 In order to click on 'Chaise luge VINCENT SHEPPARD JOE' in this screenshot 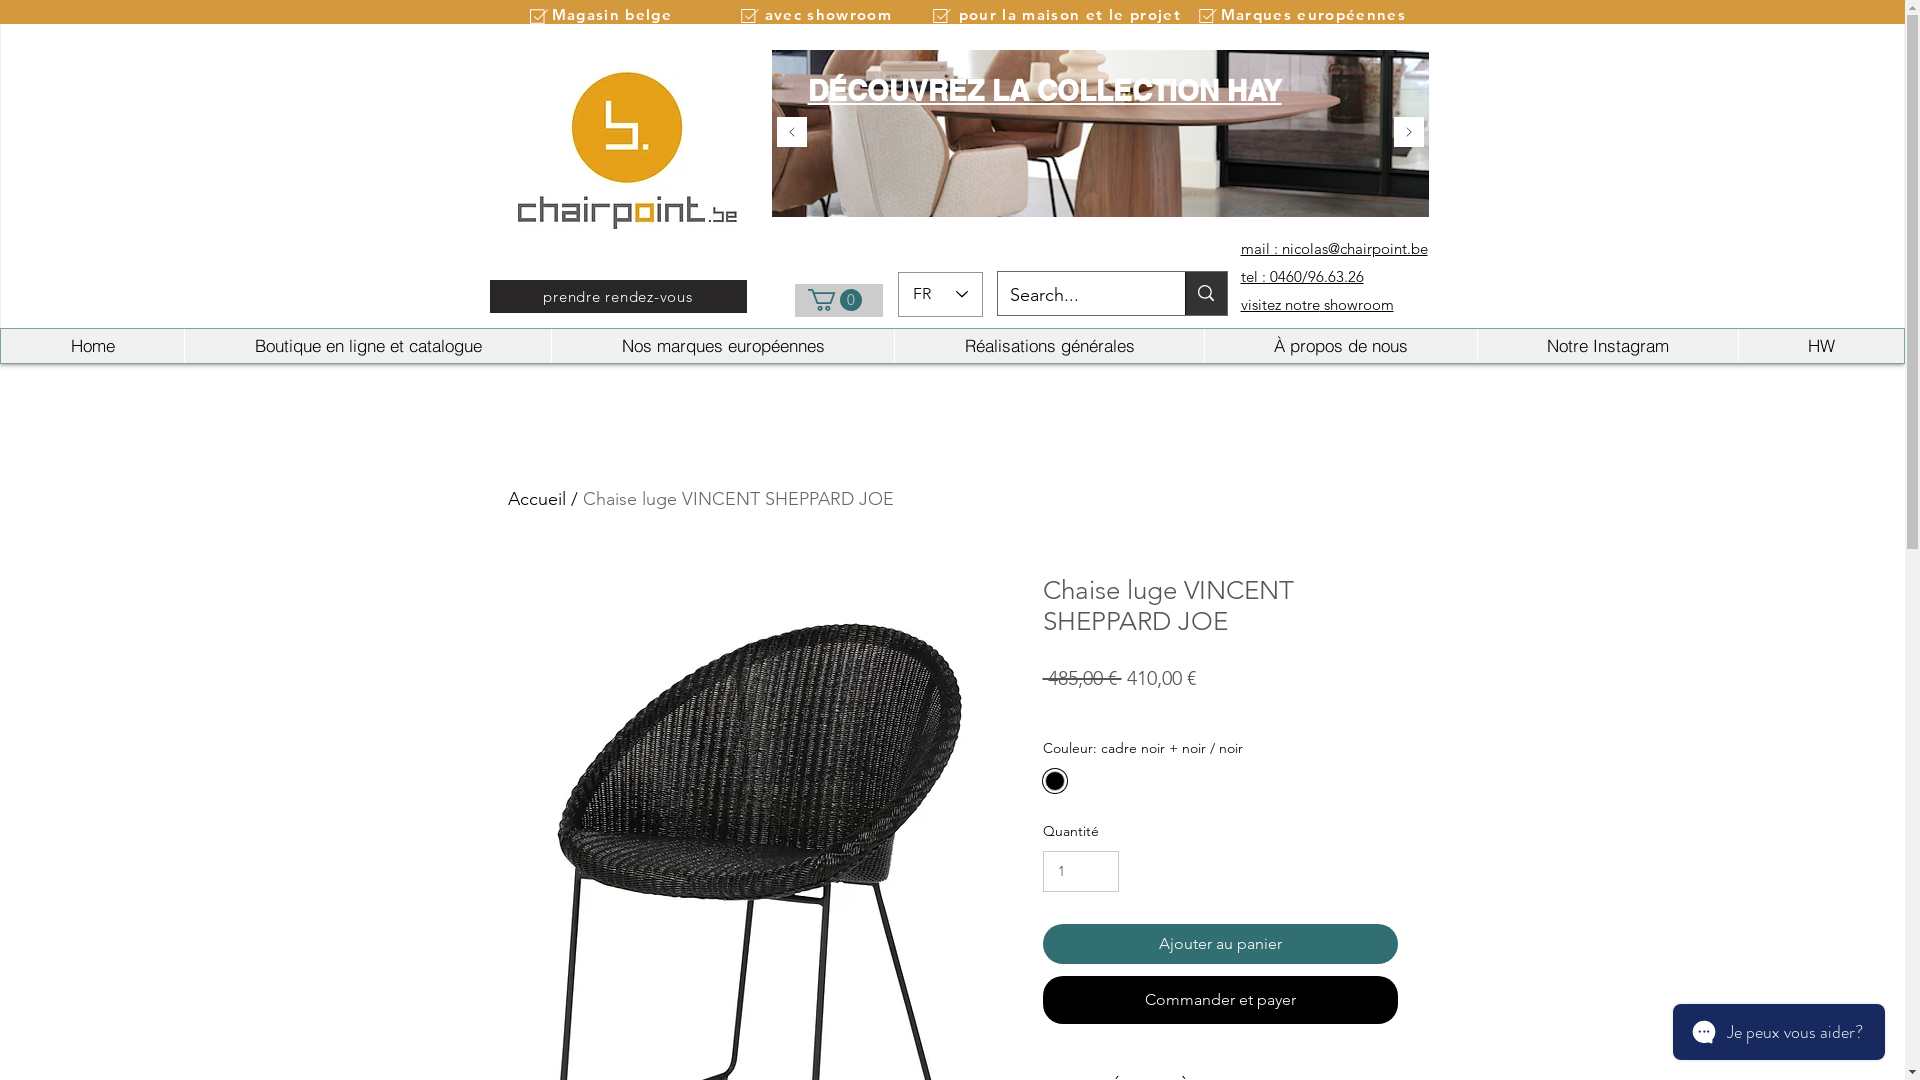, I will do `click(736, 497)`.